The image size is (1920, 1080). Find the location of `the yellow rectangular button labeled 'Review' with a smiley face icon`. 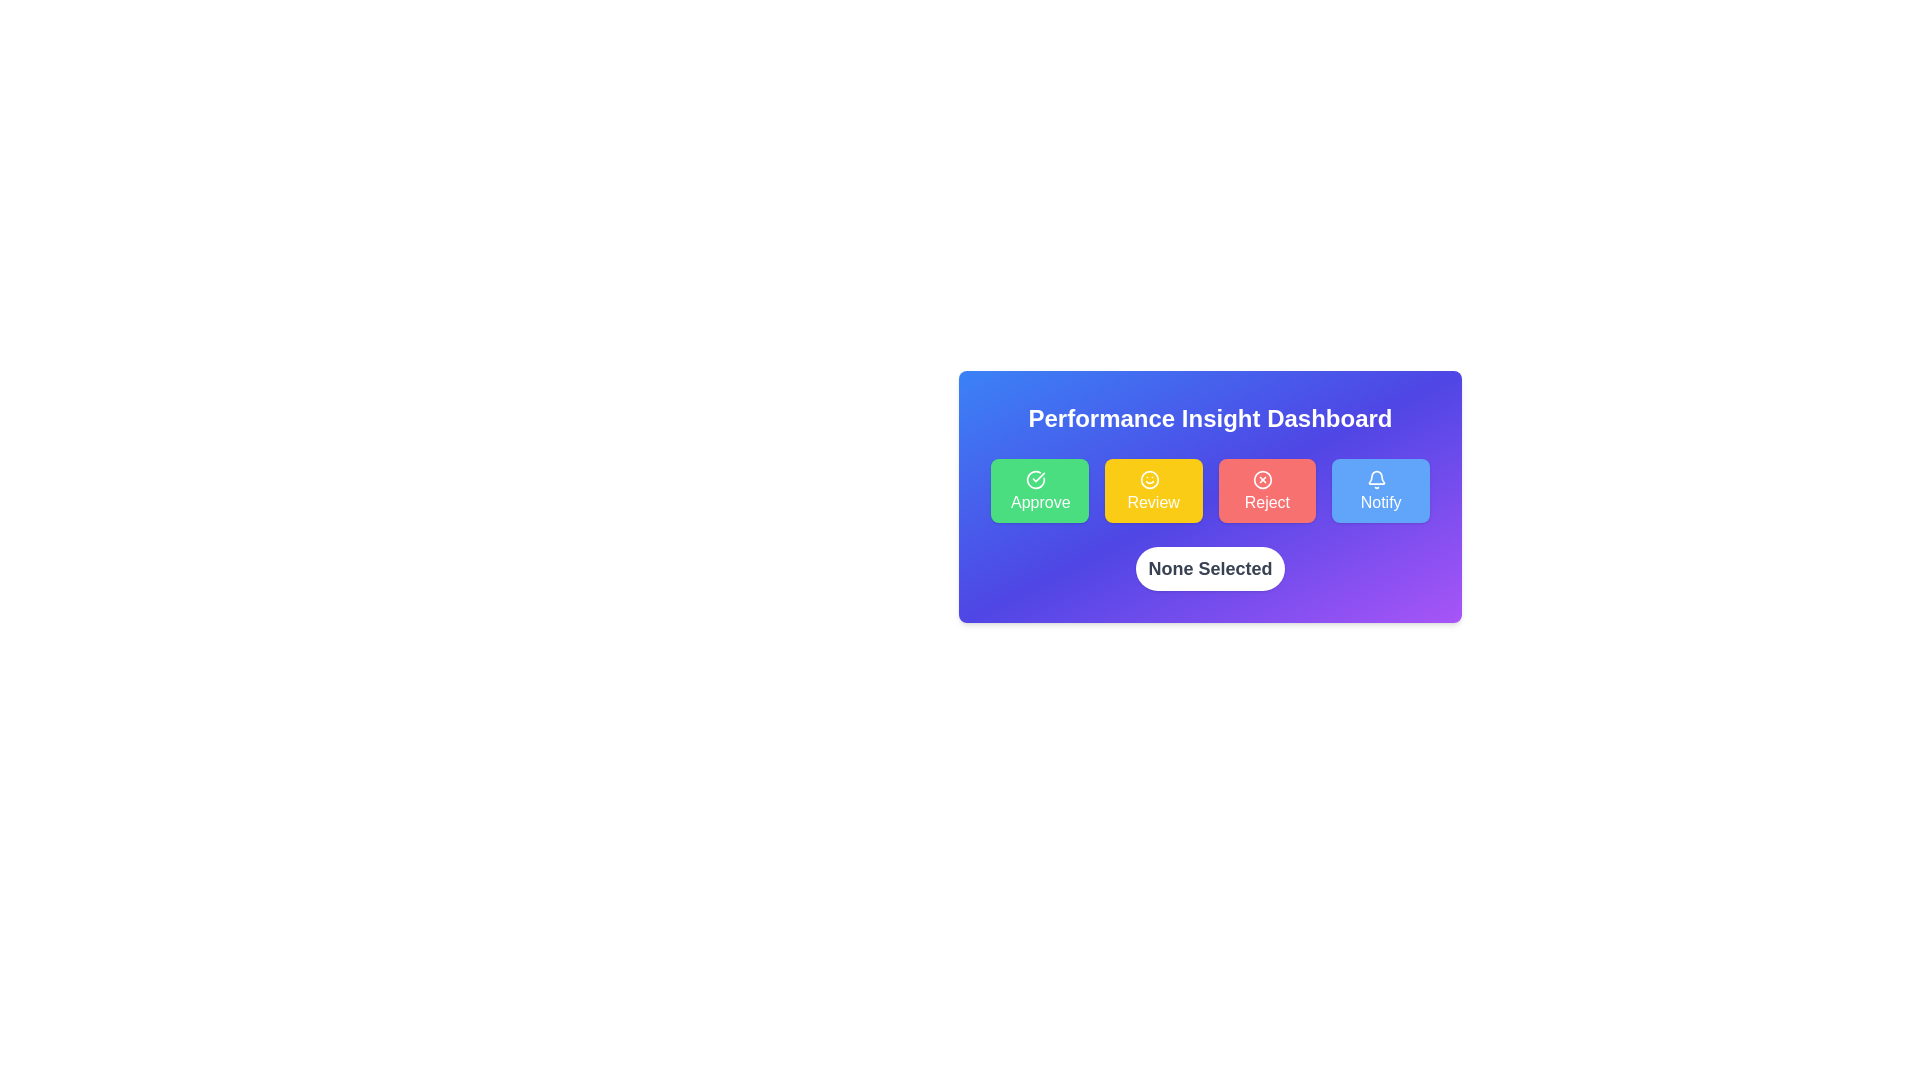

the yellow rectangular button labeled 'Review' with a smiley face icon is located at coordinates (1153, 490).